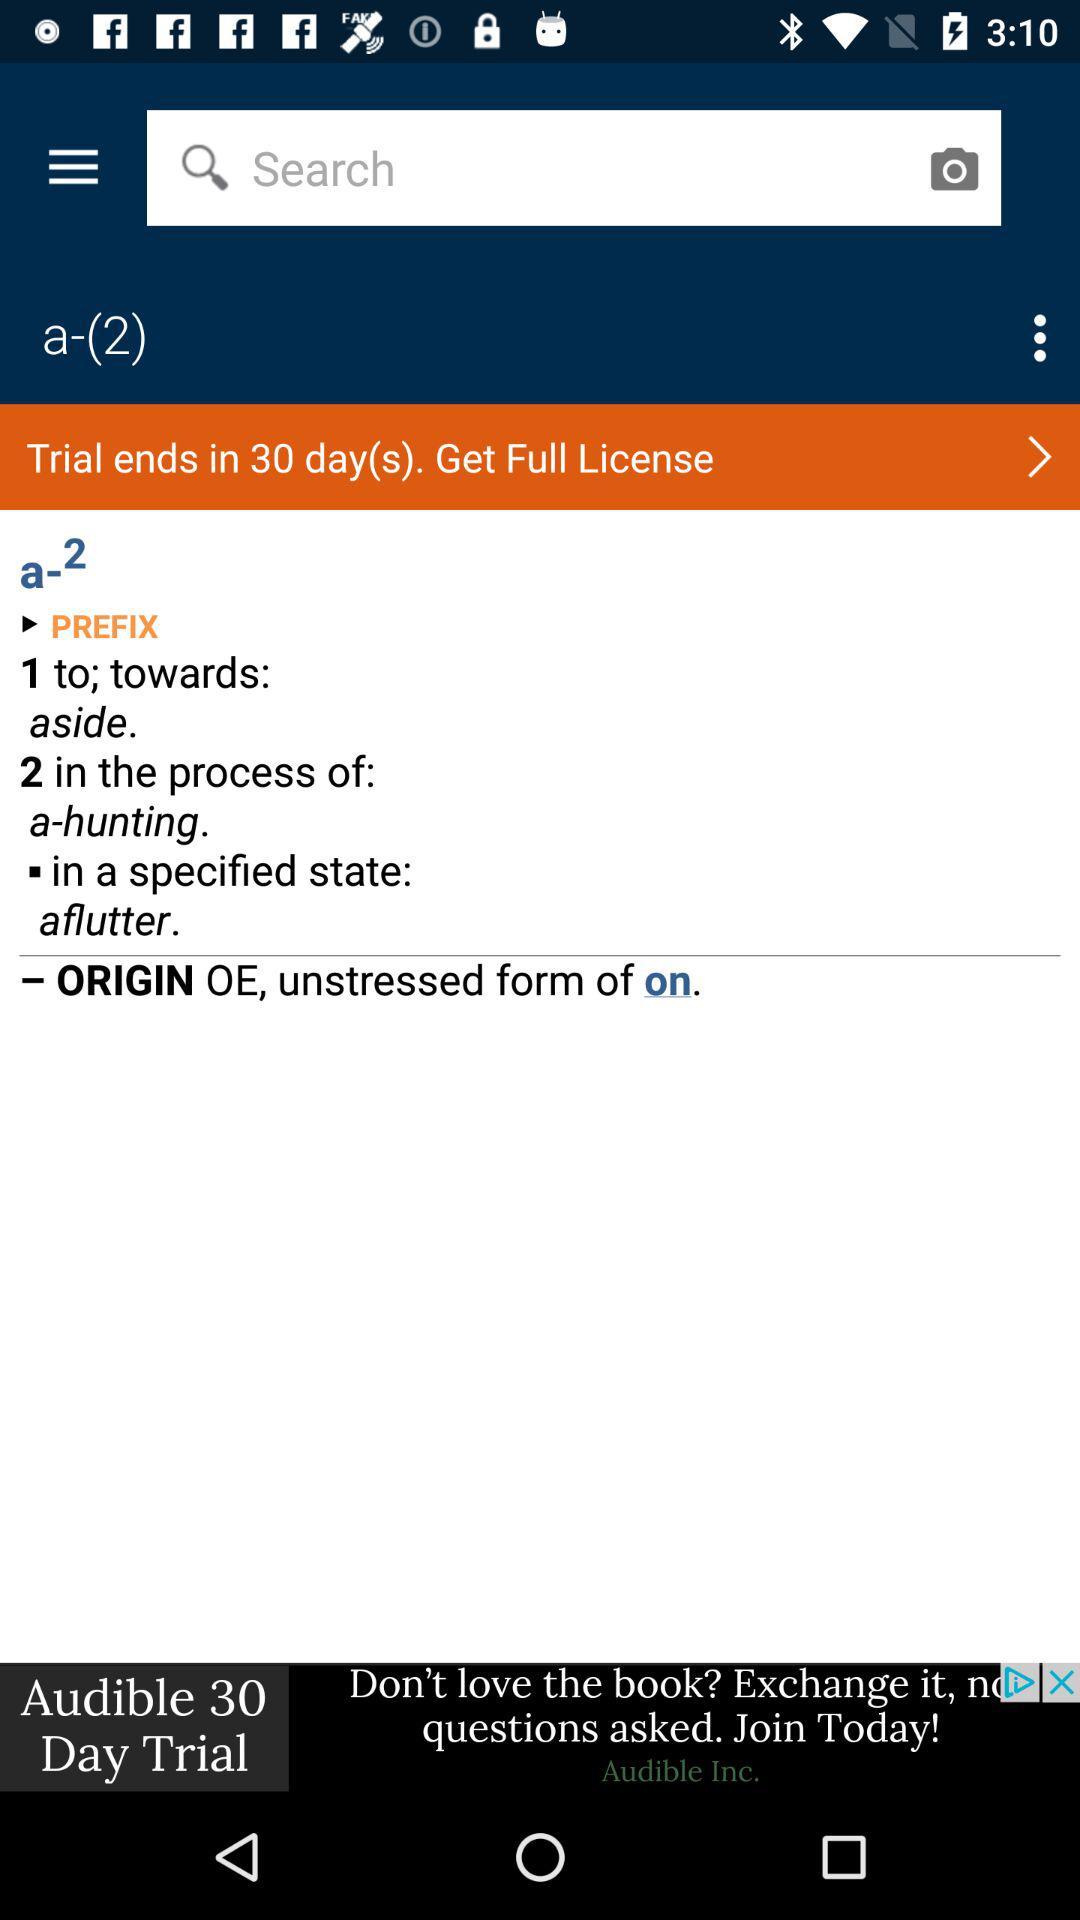 The height and width of the screenshot is (1920, 1080). I want to click on apps, so click(1039, 338).